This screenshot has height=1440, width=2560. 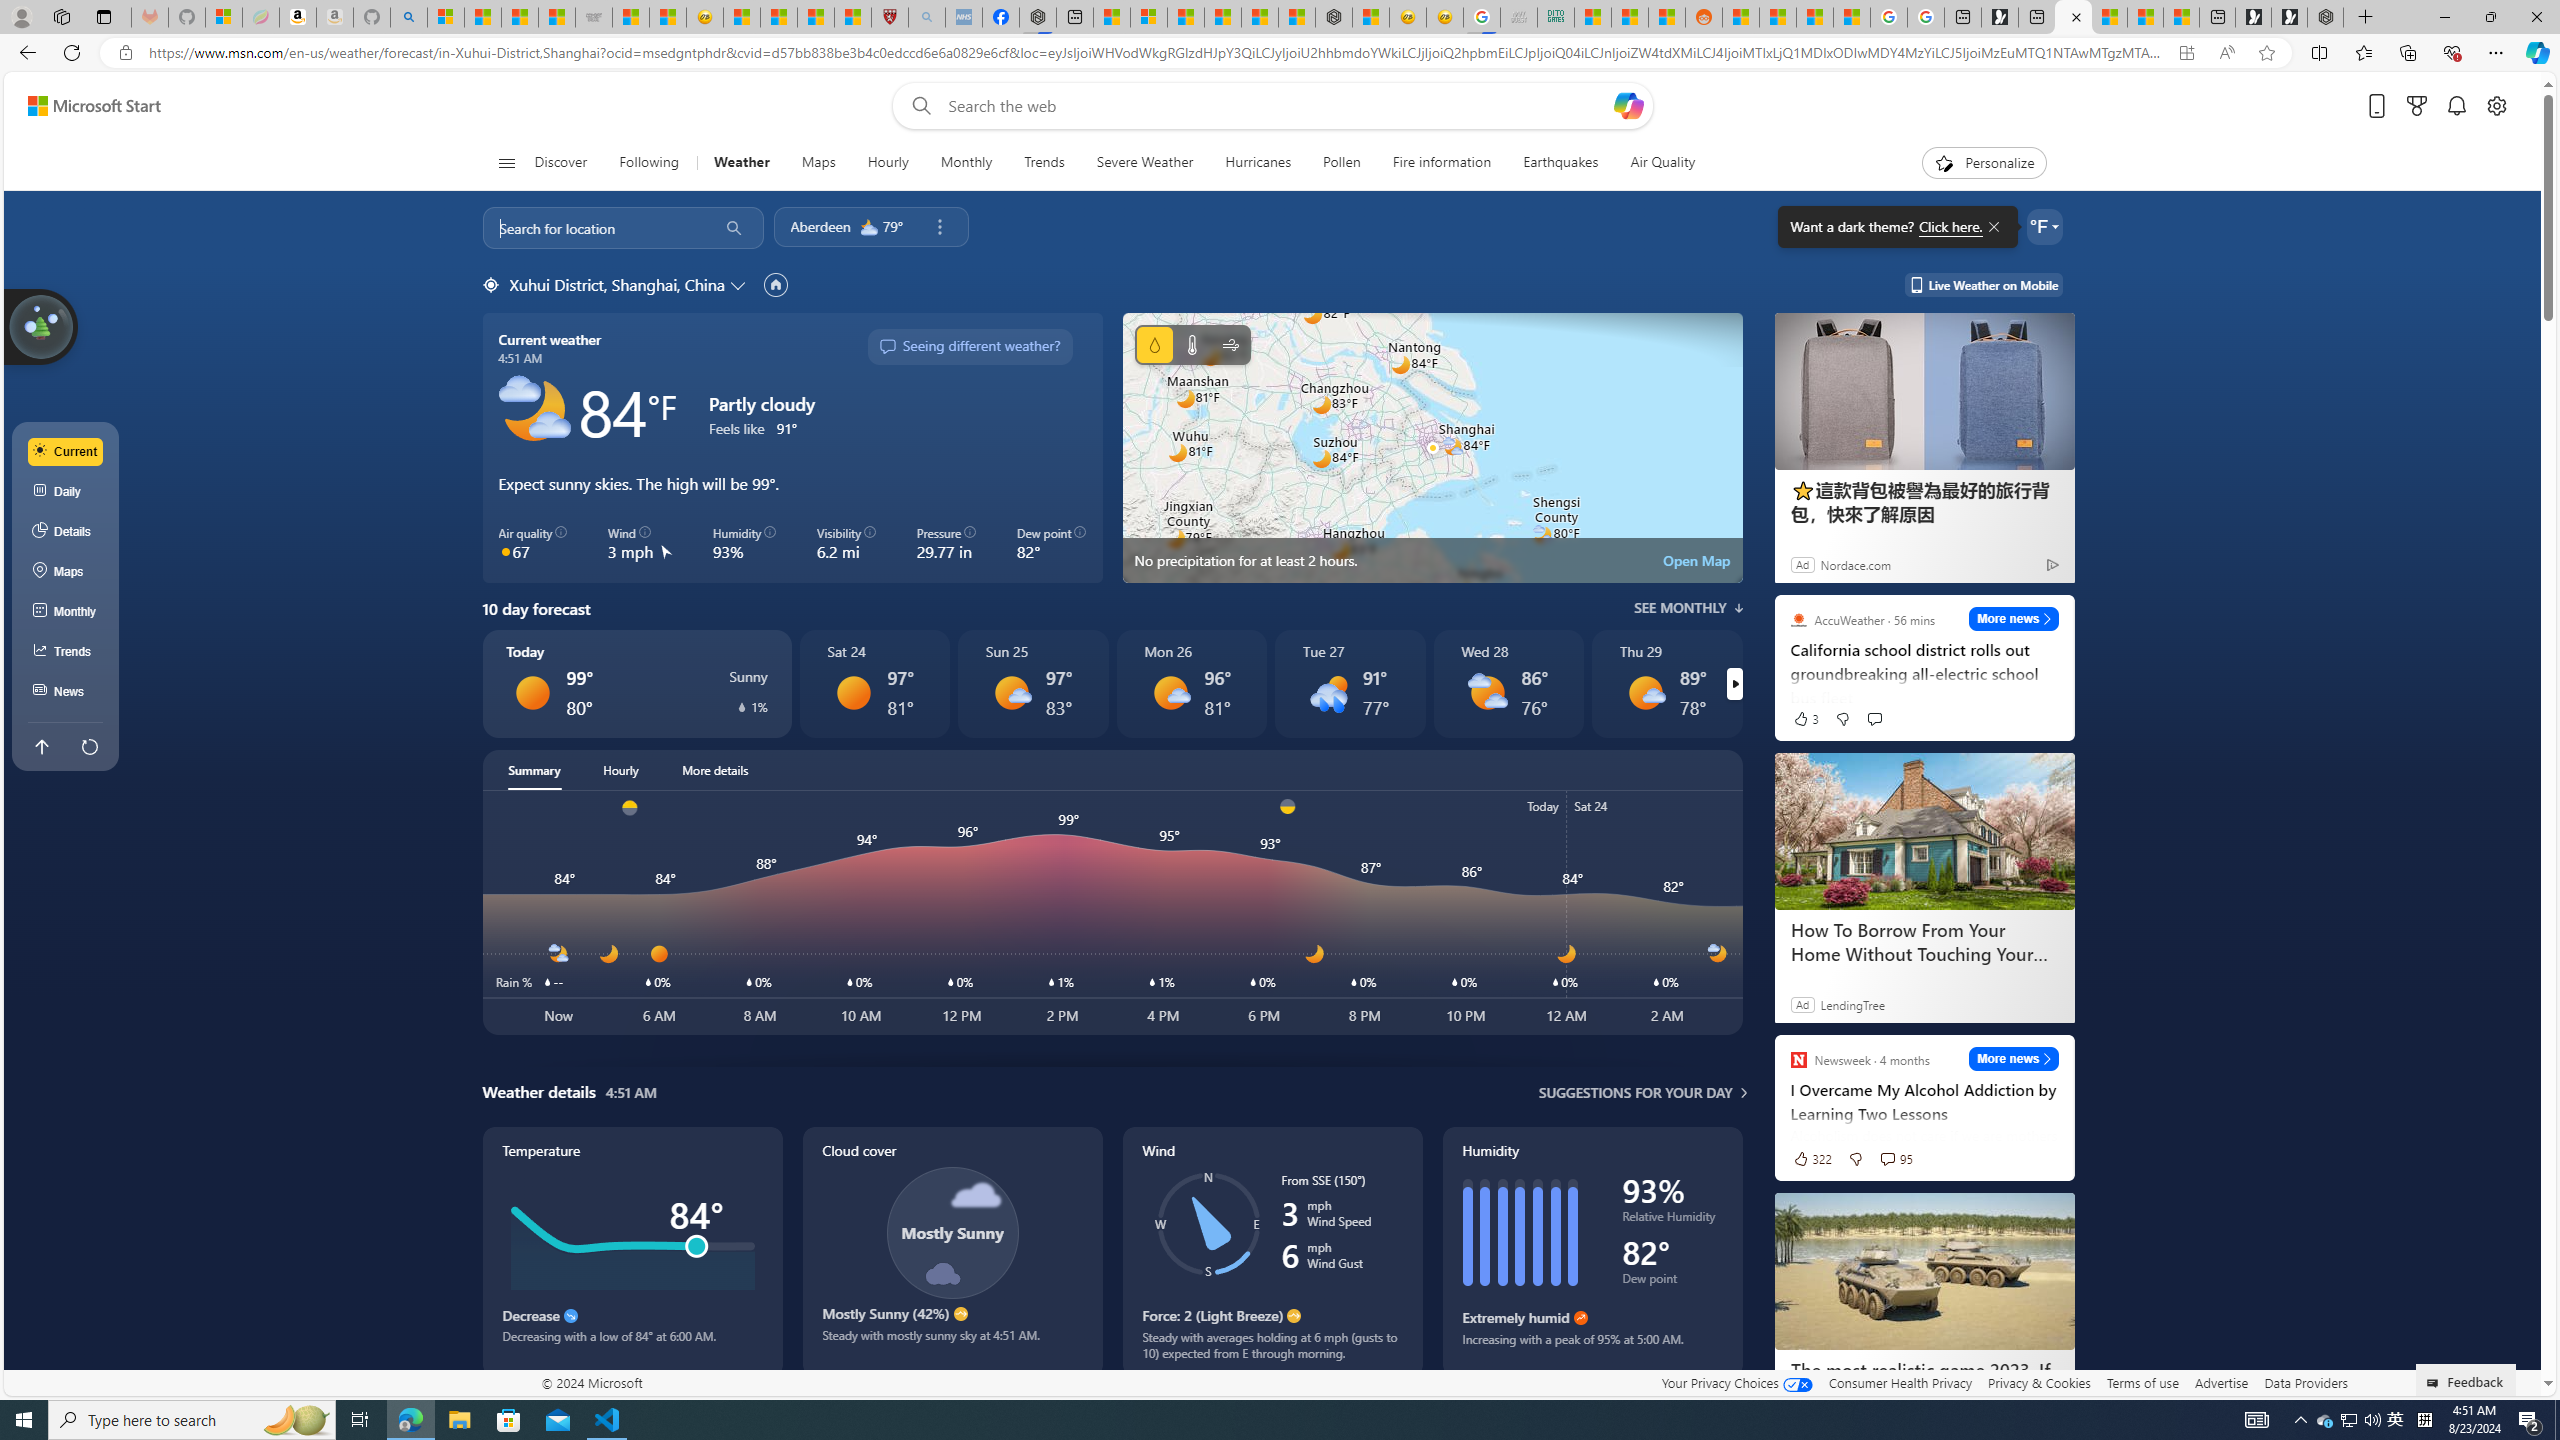 What do you see at coordinates (938, 225) in the screenshot?
I see `'Remove location'` at bounding box center [938, 225].